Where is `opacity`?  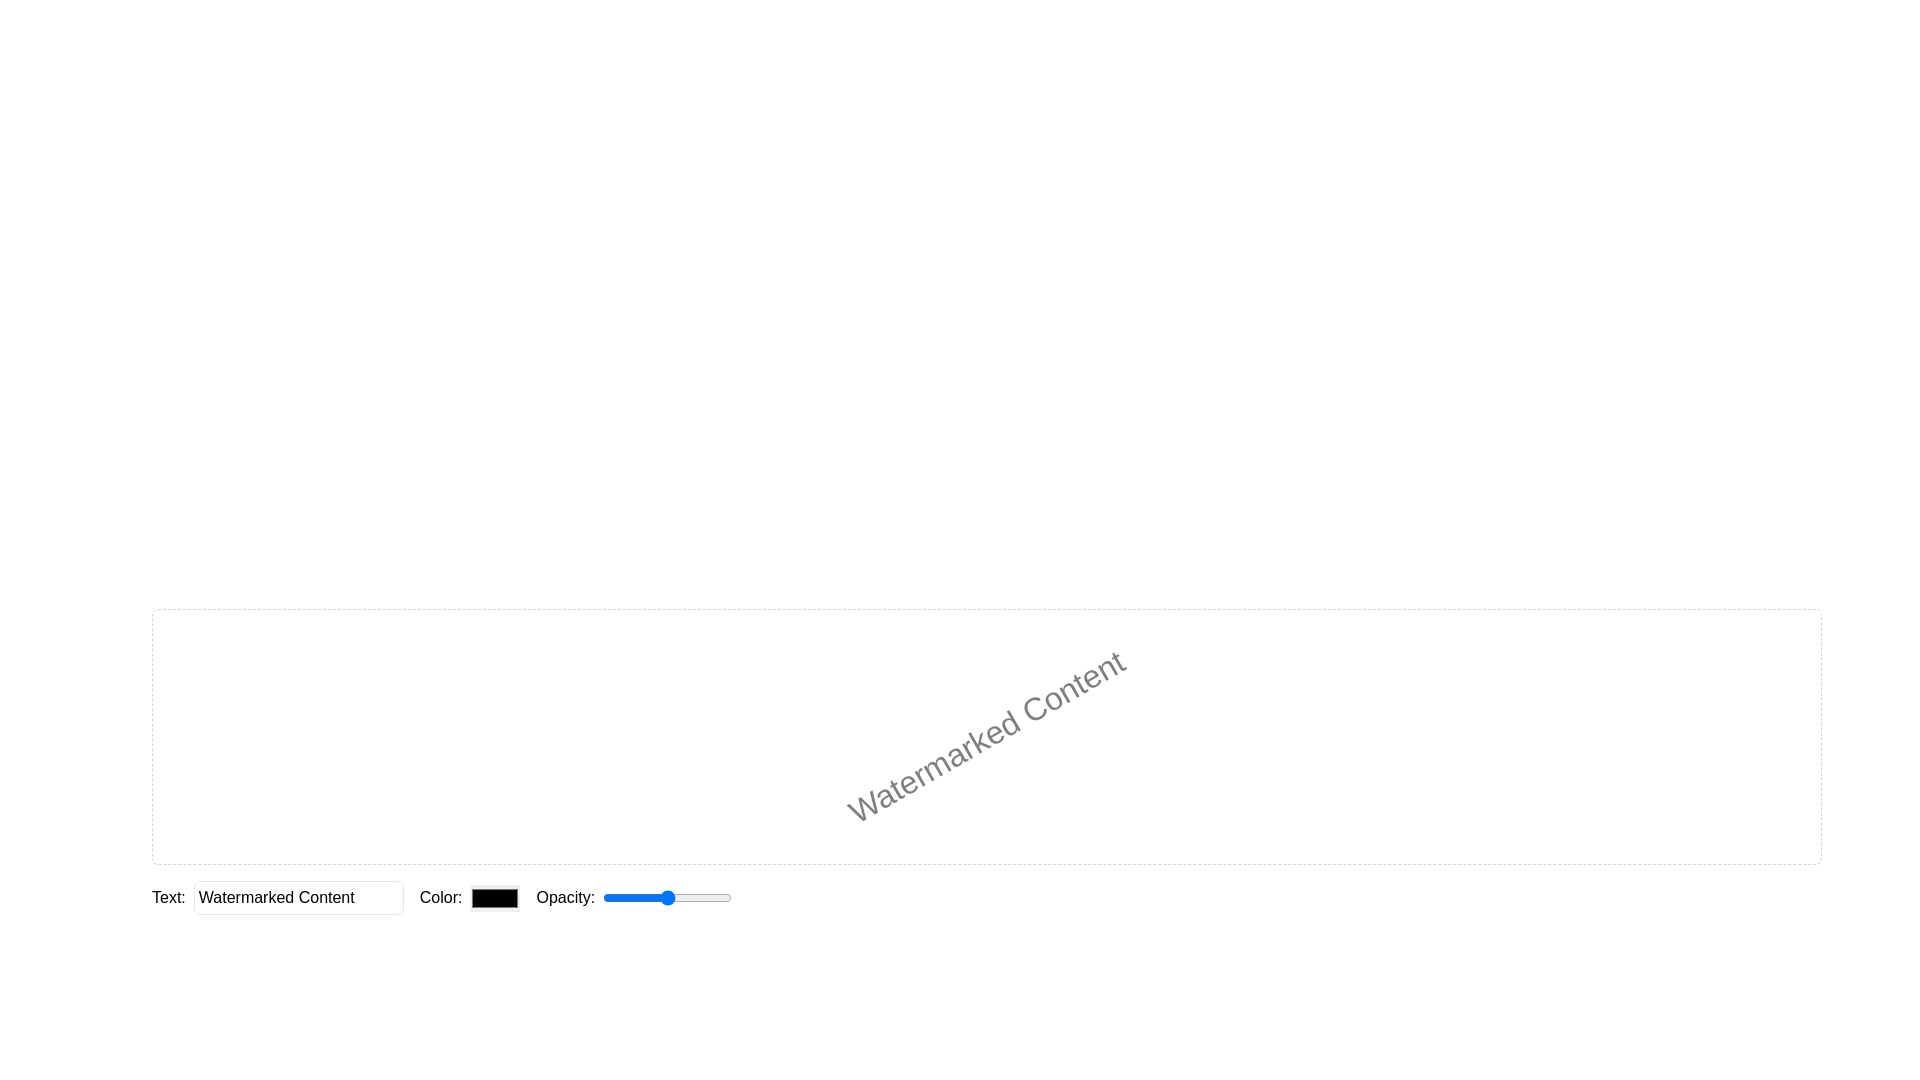 opacity is located at coordinates (699, 897).